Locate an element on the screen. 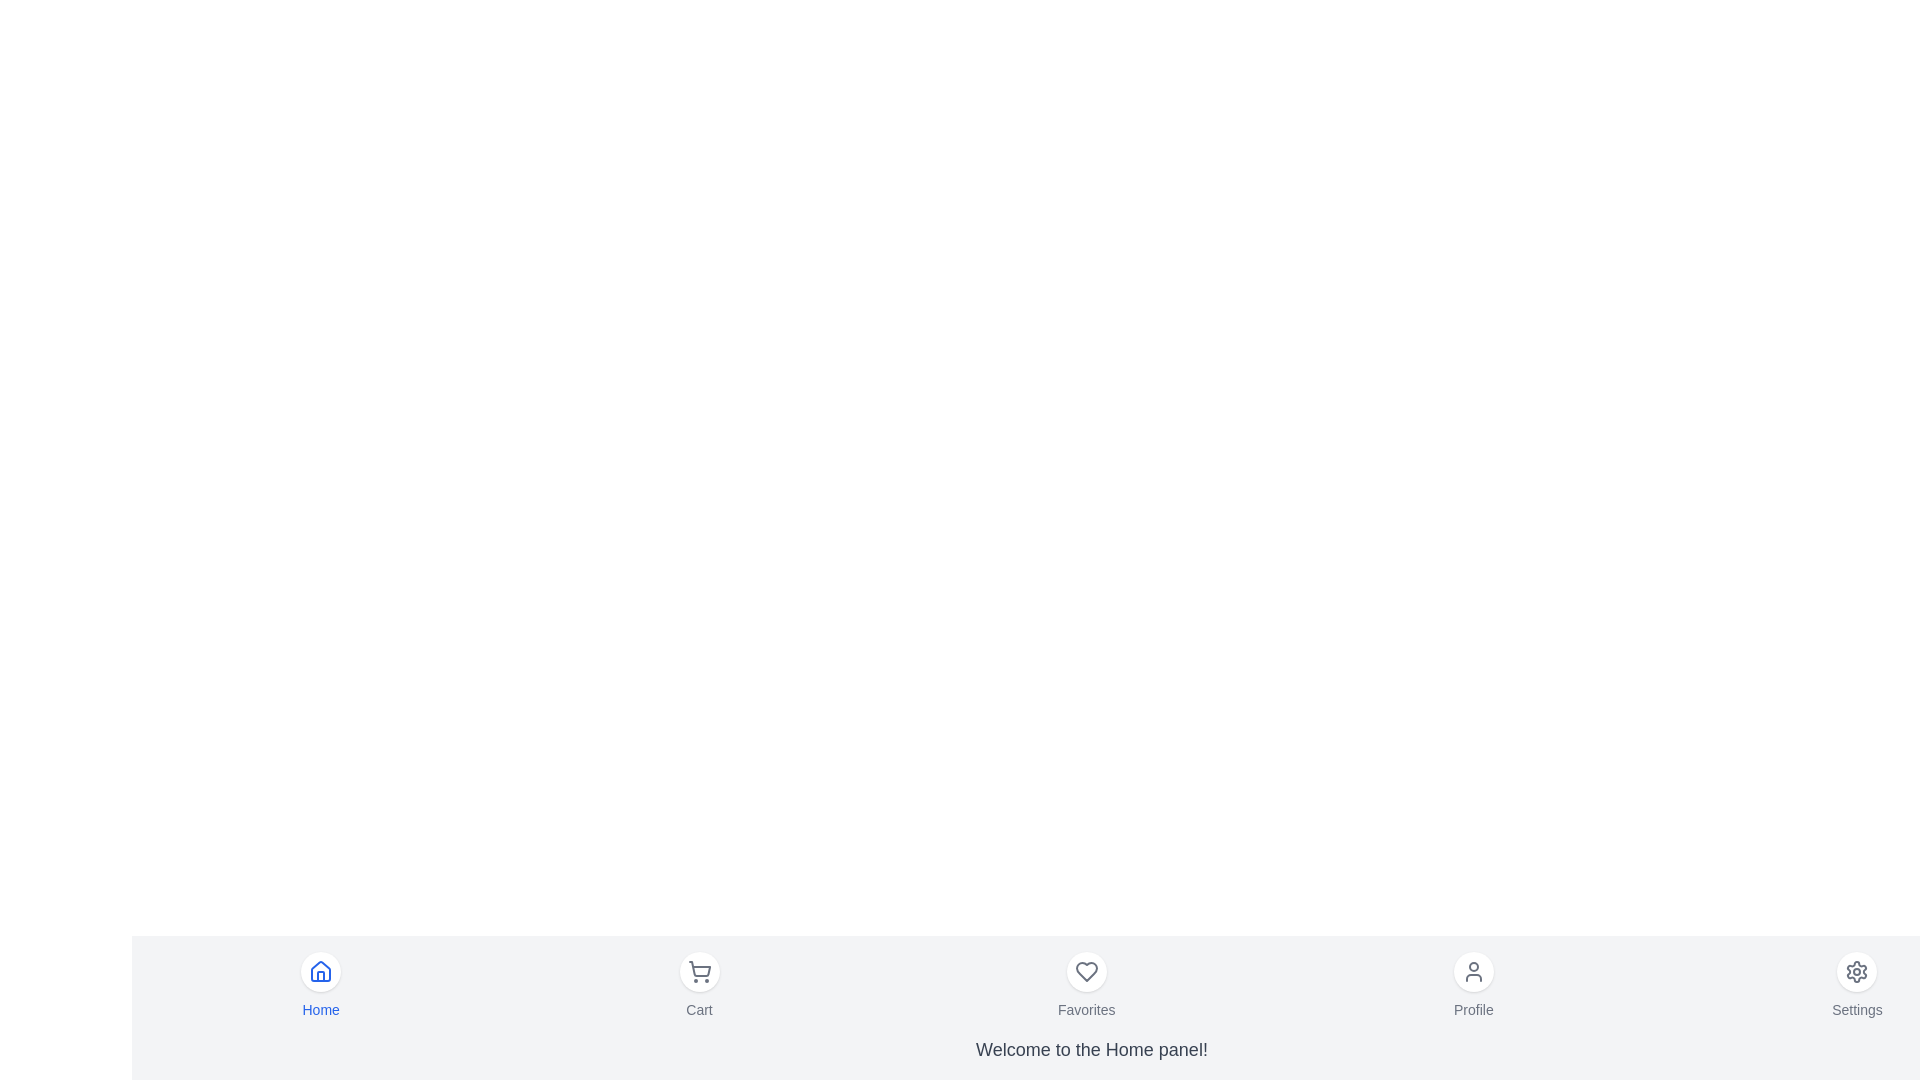 This screenshot has width=1920, height=1080. the Cart menu item to navigate to its respective section is located at coordinates (699, 985).